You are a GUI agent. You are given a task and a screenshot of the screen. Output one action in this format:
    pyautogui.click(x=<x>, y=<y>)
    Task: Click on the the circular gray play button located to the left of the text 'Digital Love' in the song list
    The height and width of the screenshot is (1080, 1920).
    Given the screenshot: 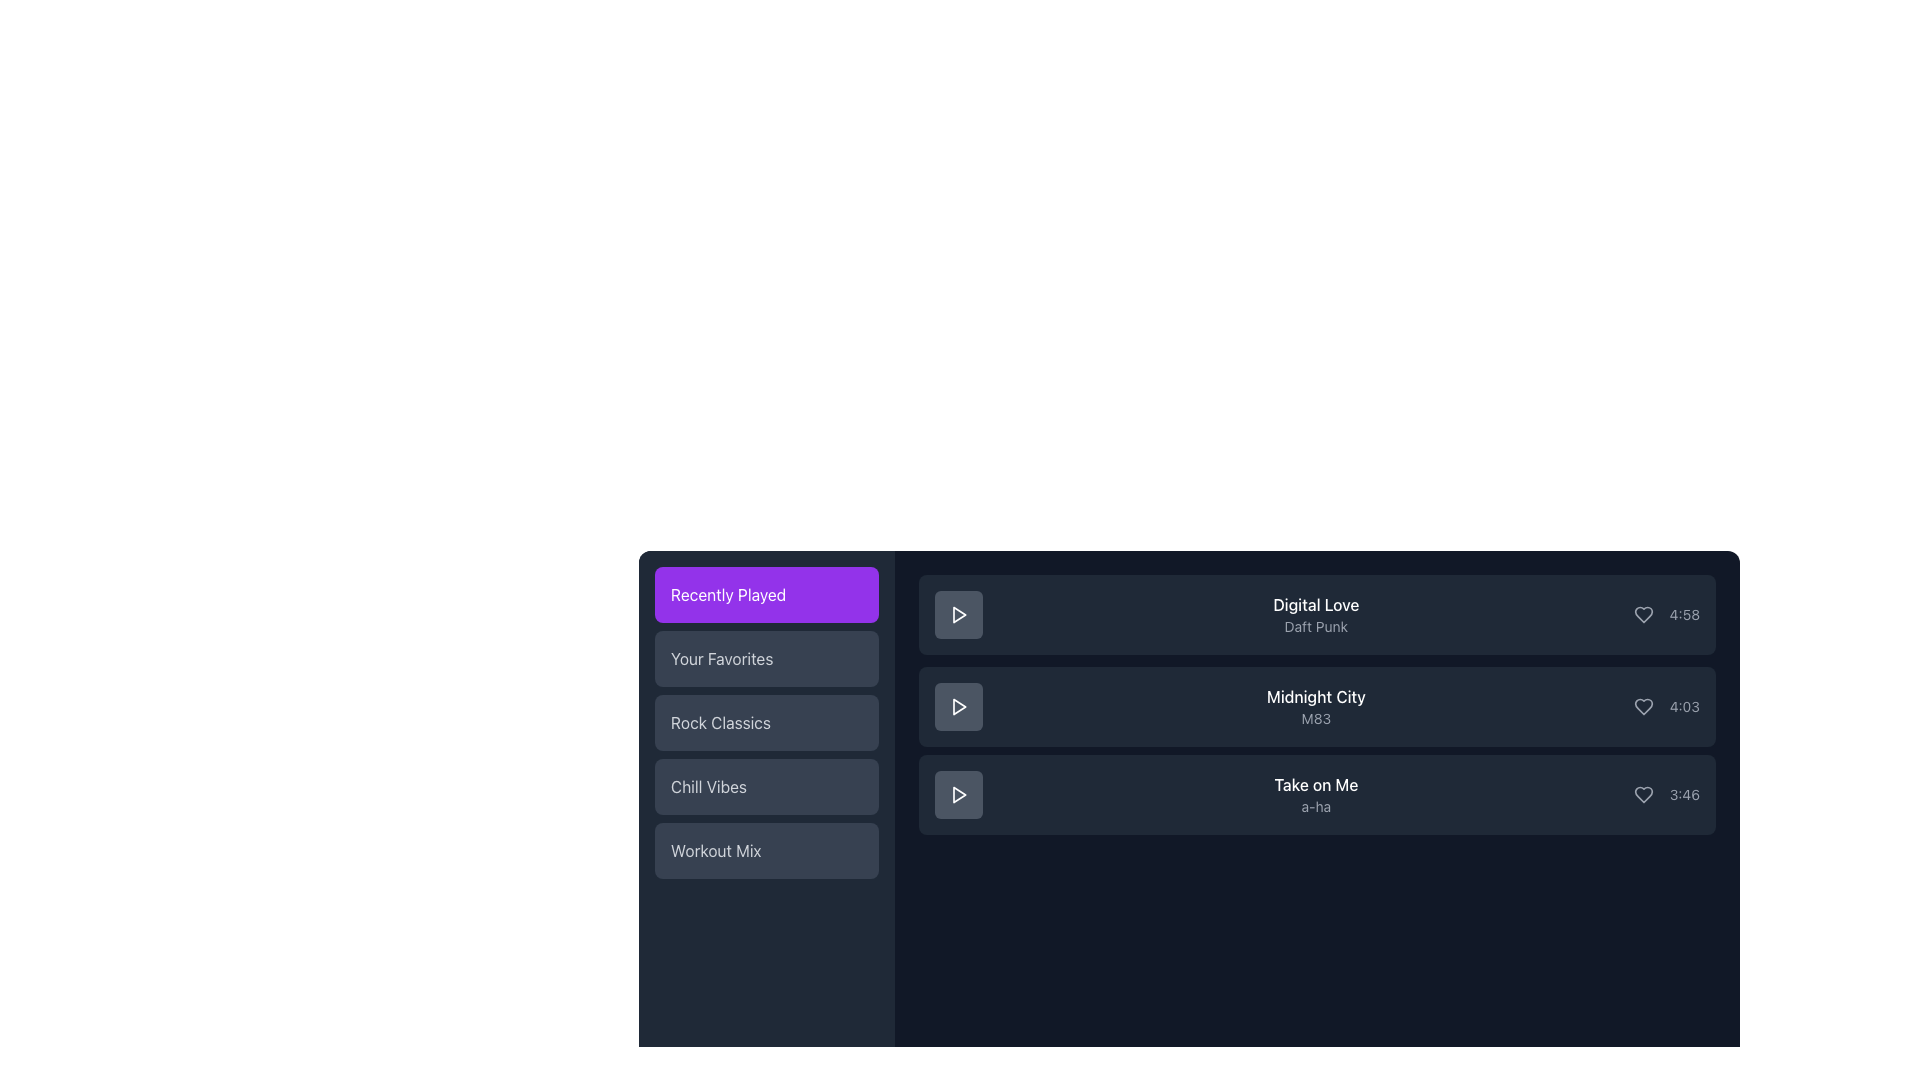 What is the action you would take?
    pyautogui.click(x=958, y=613)
    